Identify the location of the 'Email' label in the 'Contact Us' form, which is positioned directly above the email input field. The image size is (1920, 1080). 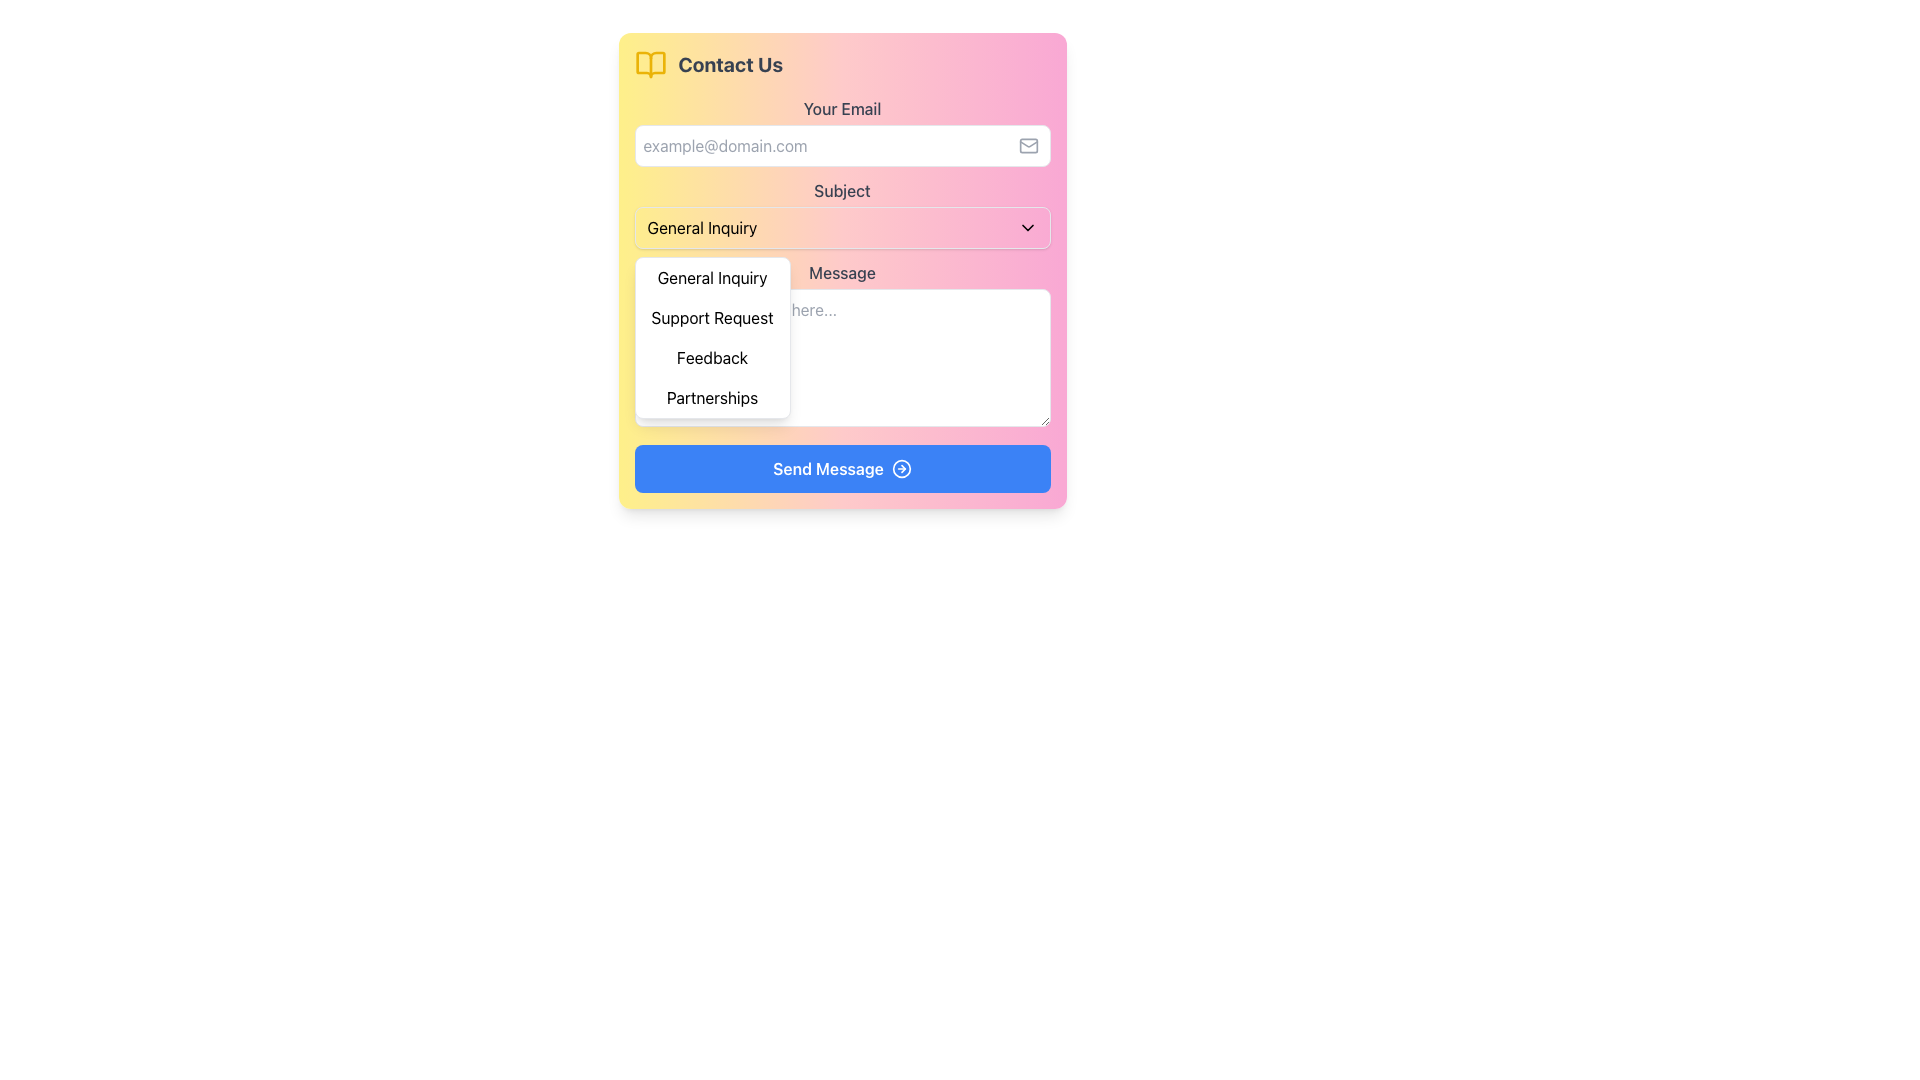
(842, 131).